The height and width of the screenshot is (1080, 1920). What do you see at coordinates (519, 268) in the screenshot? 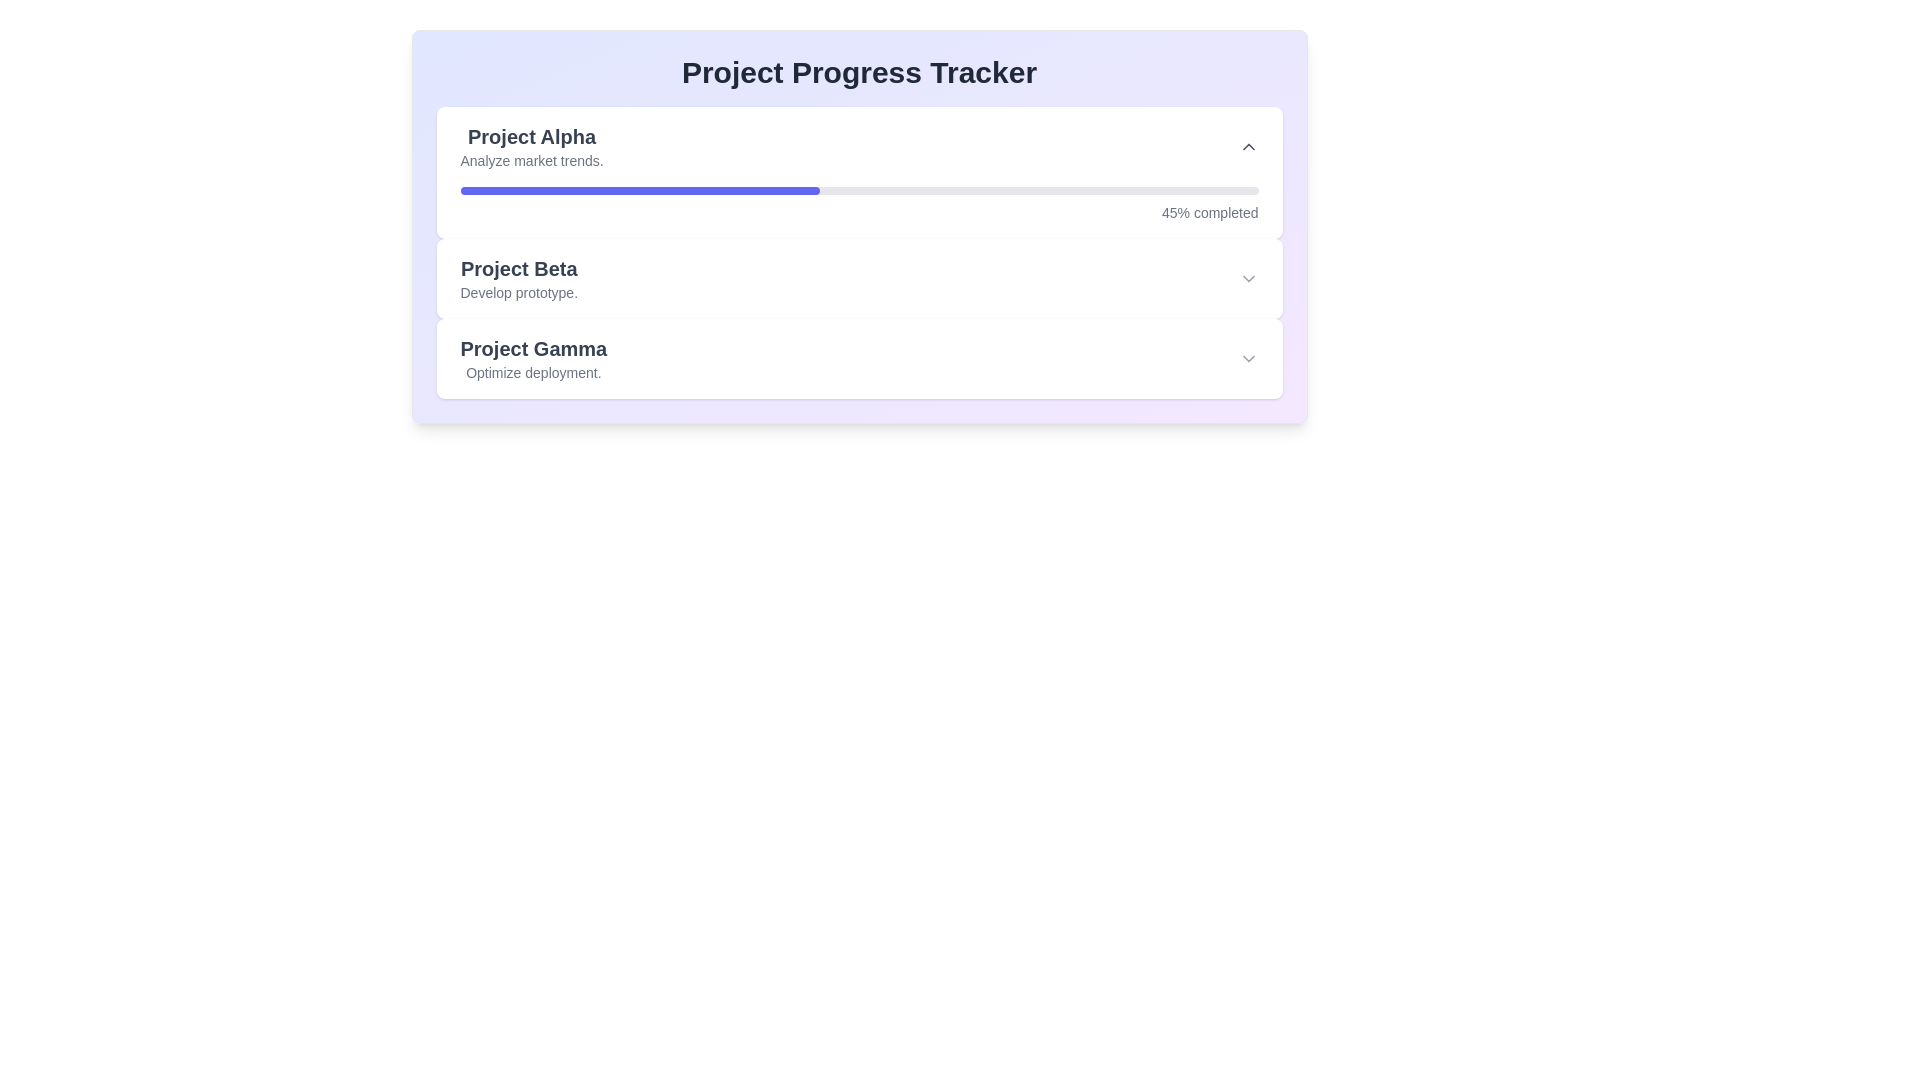
I see `the text label that reads 'Project Beta', which is styled in bold gray font and positioned between the 'Project Alpha' and 'Project Gamma' sections` at bounding box center [519, 268].